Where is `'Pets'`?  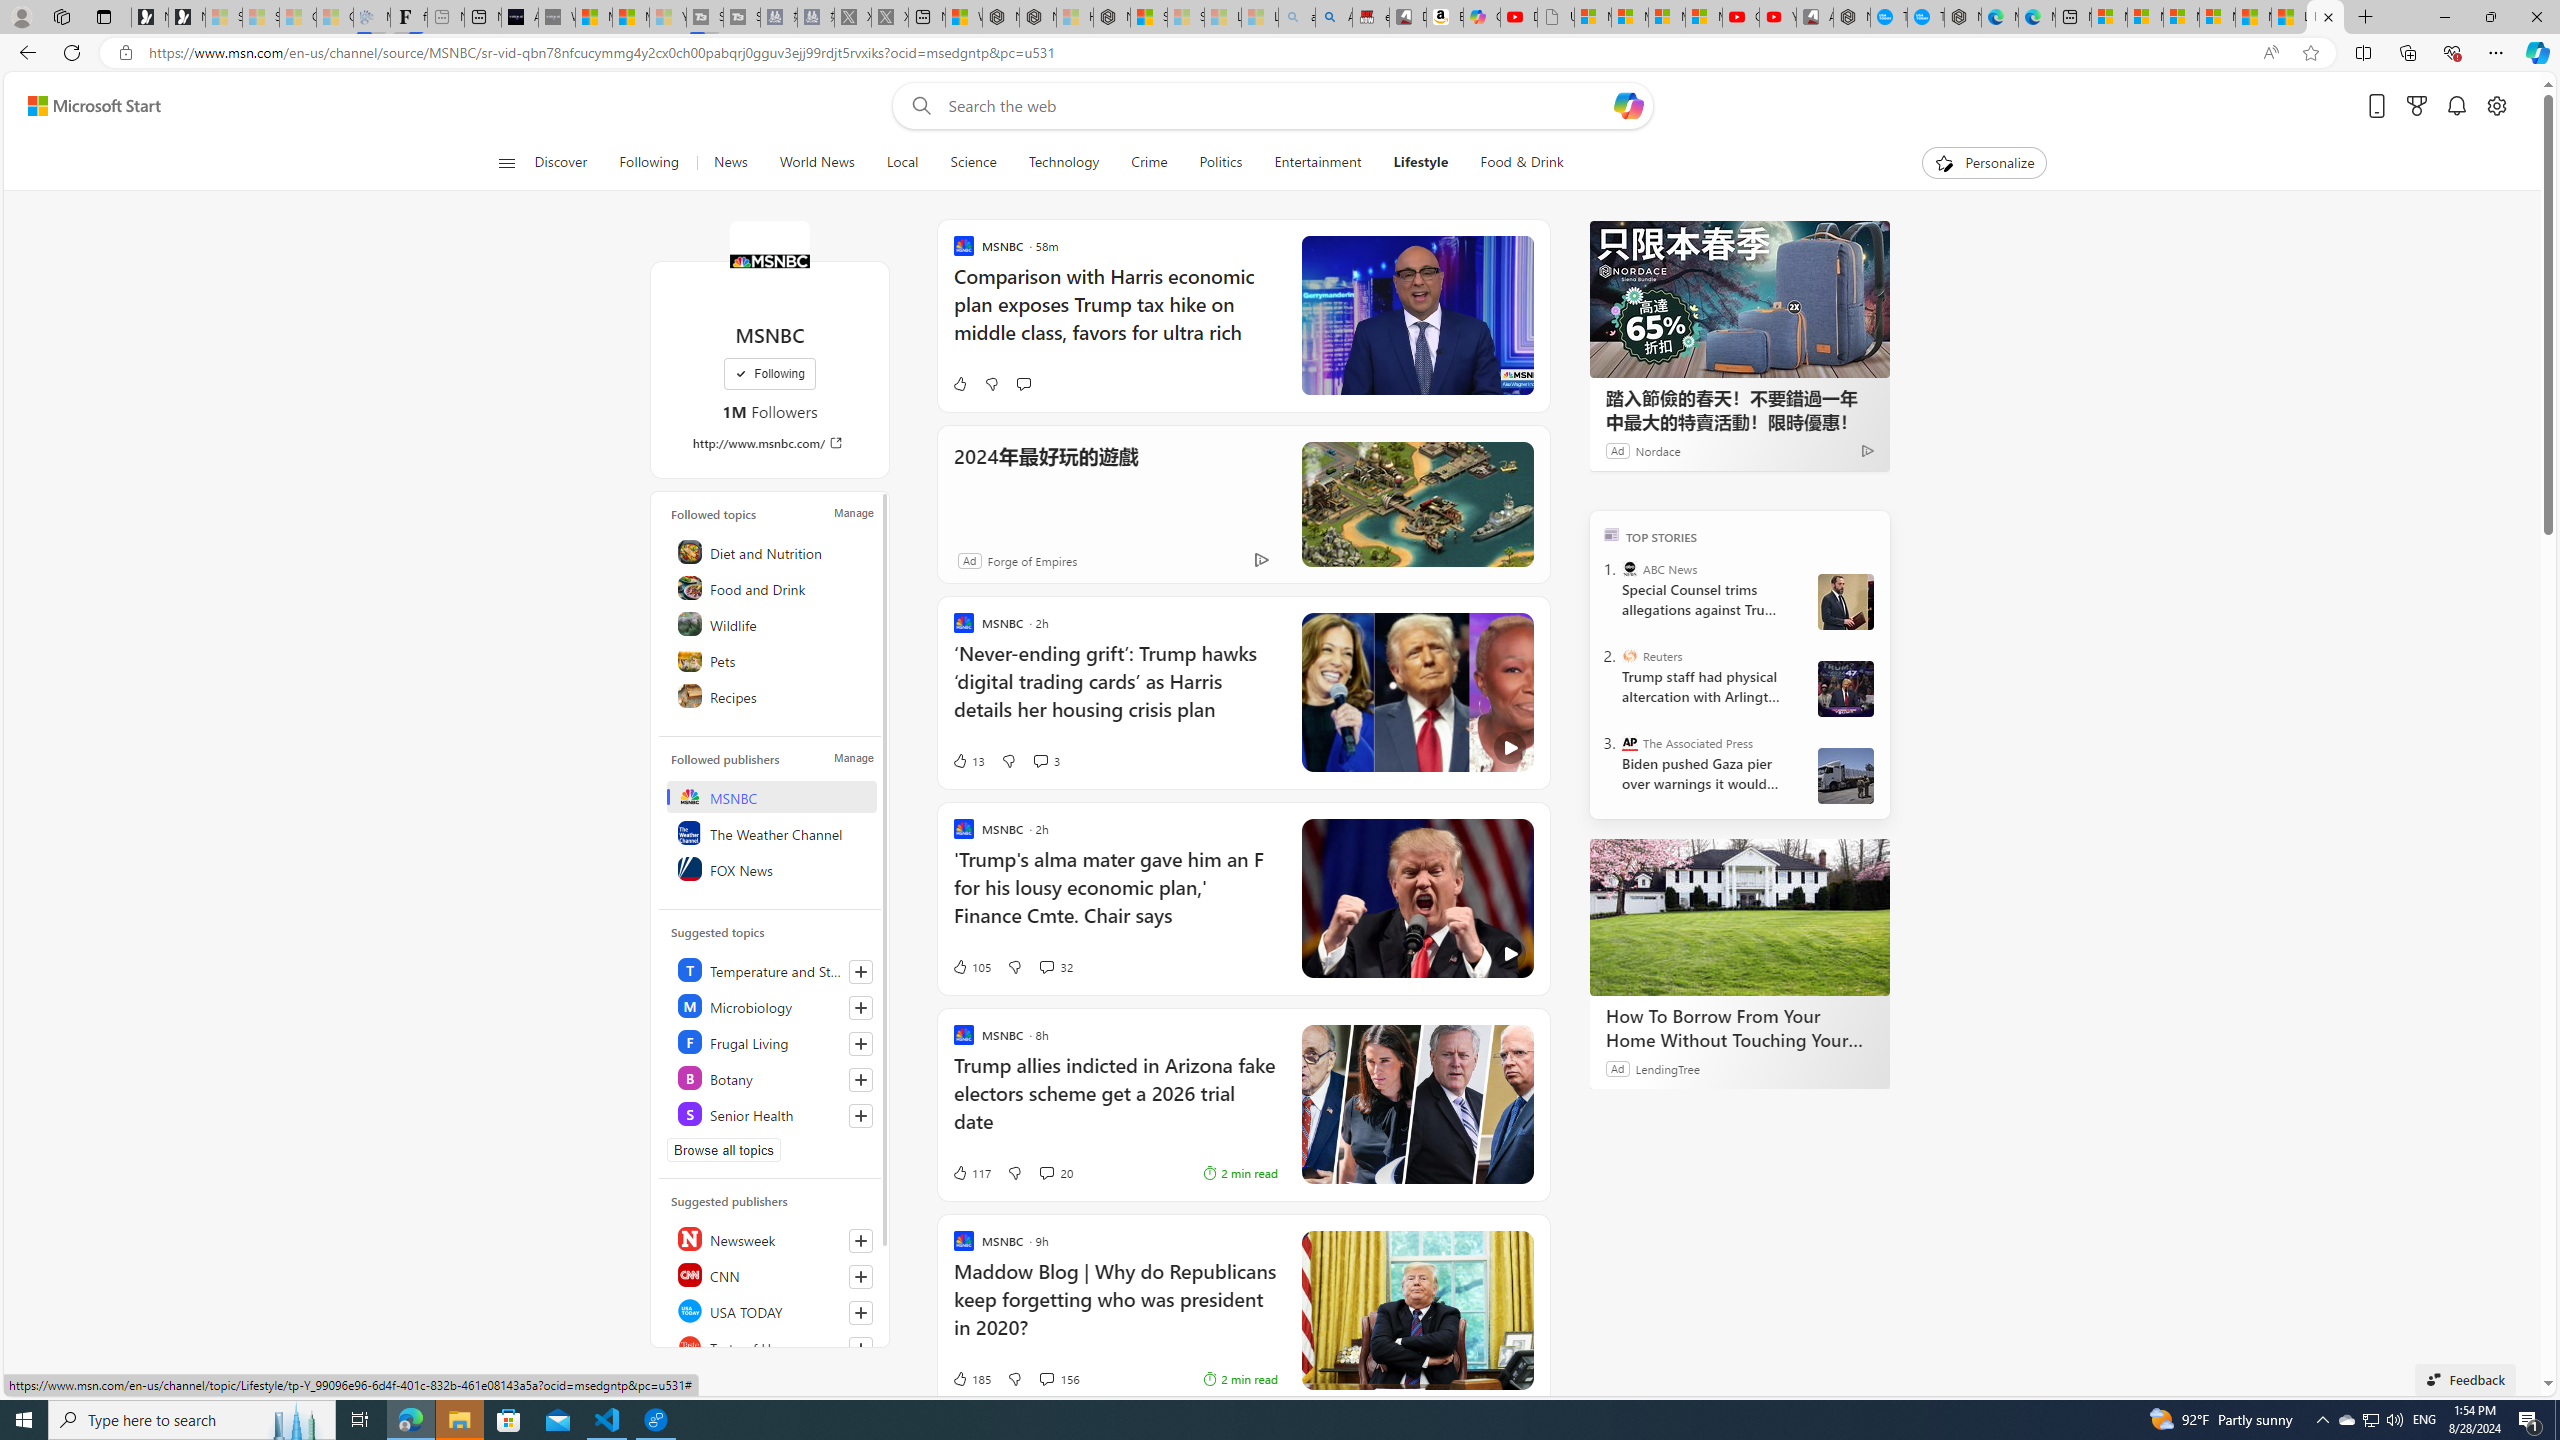
'Pets' is located at coordinates (773, 658).